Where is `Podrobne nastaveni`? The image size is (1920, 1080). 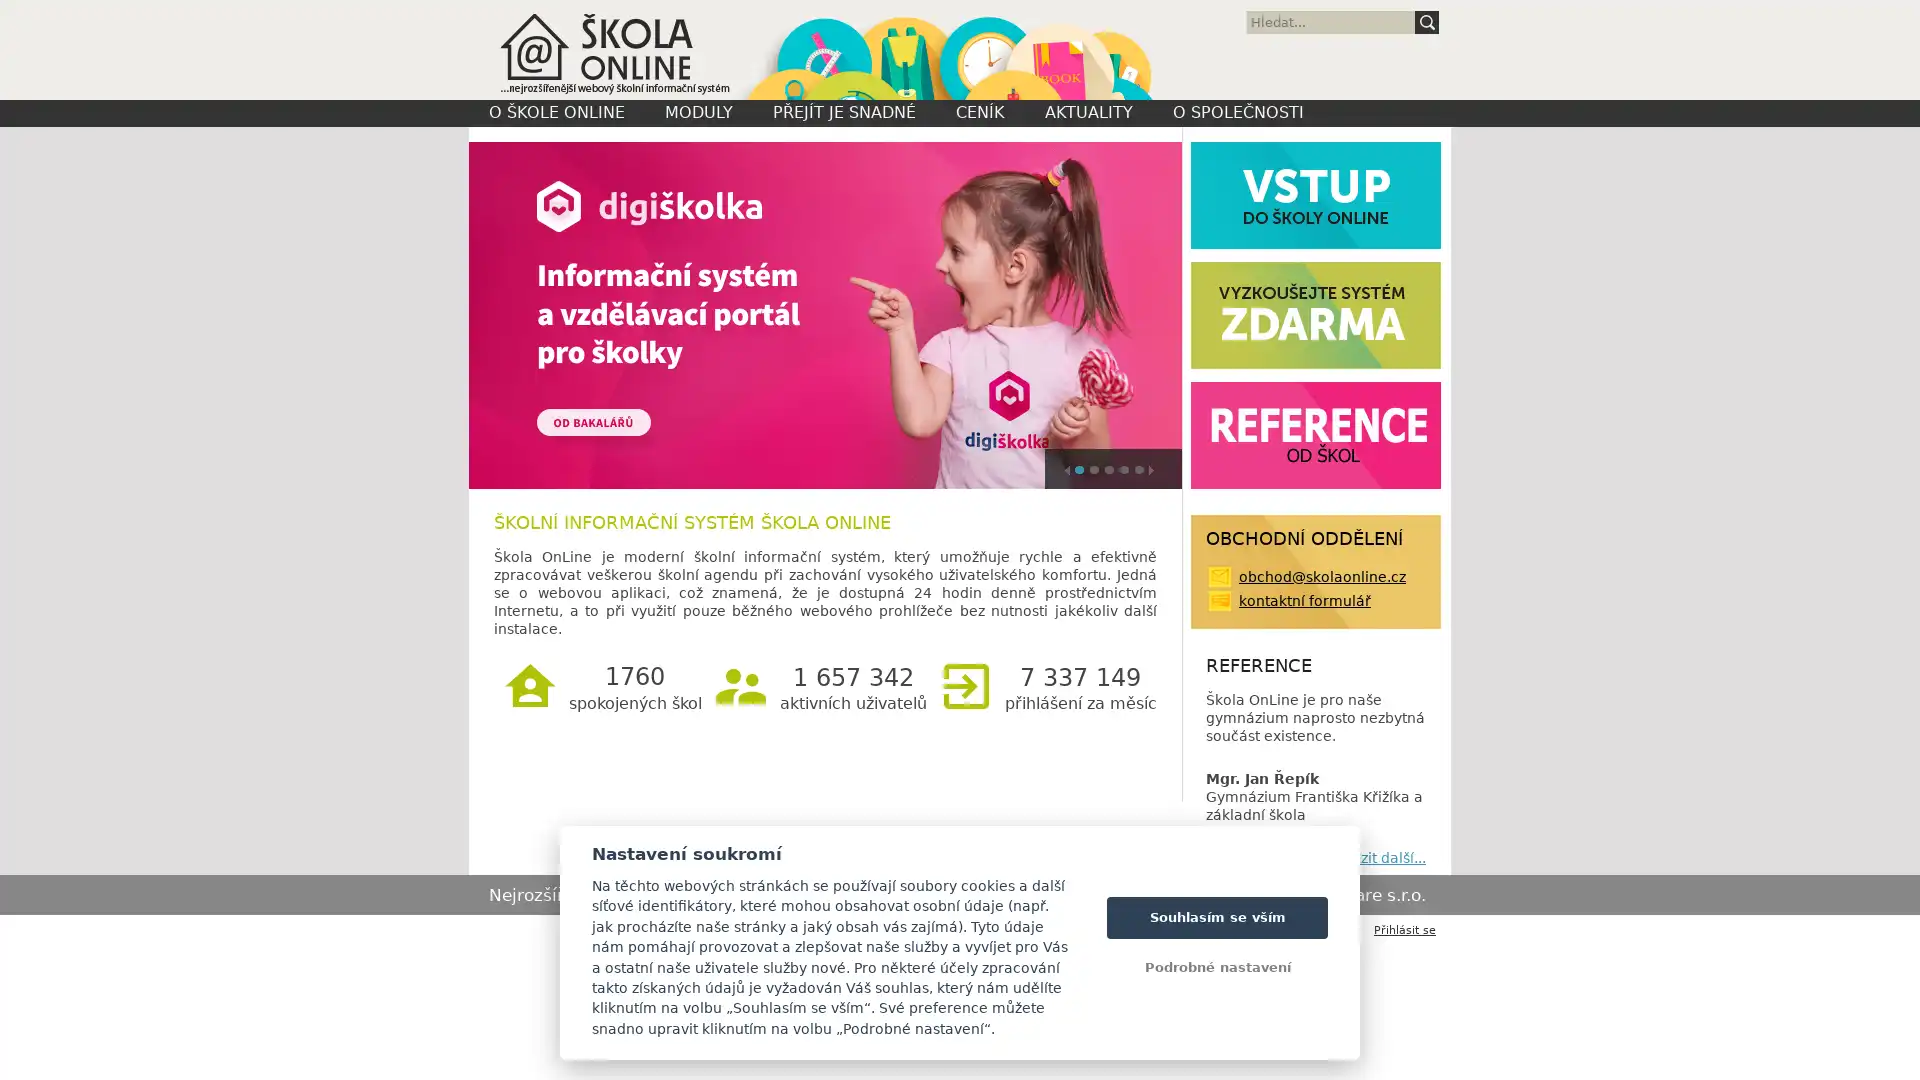
Podrobne nastaveni is located at coordinates (1216, 967).